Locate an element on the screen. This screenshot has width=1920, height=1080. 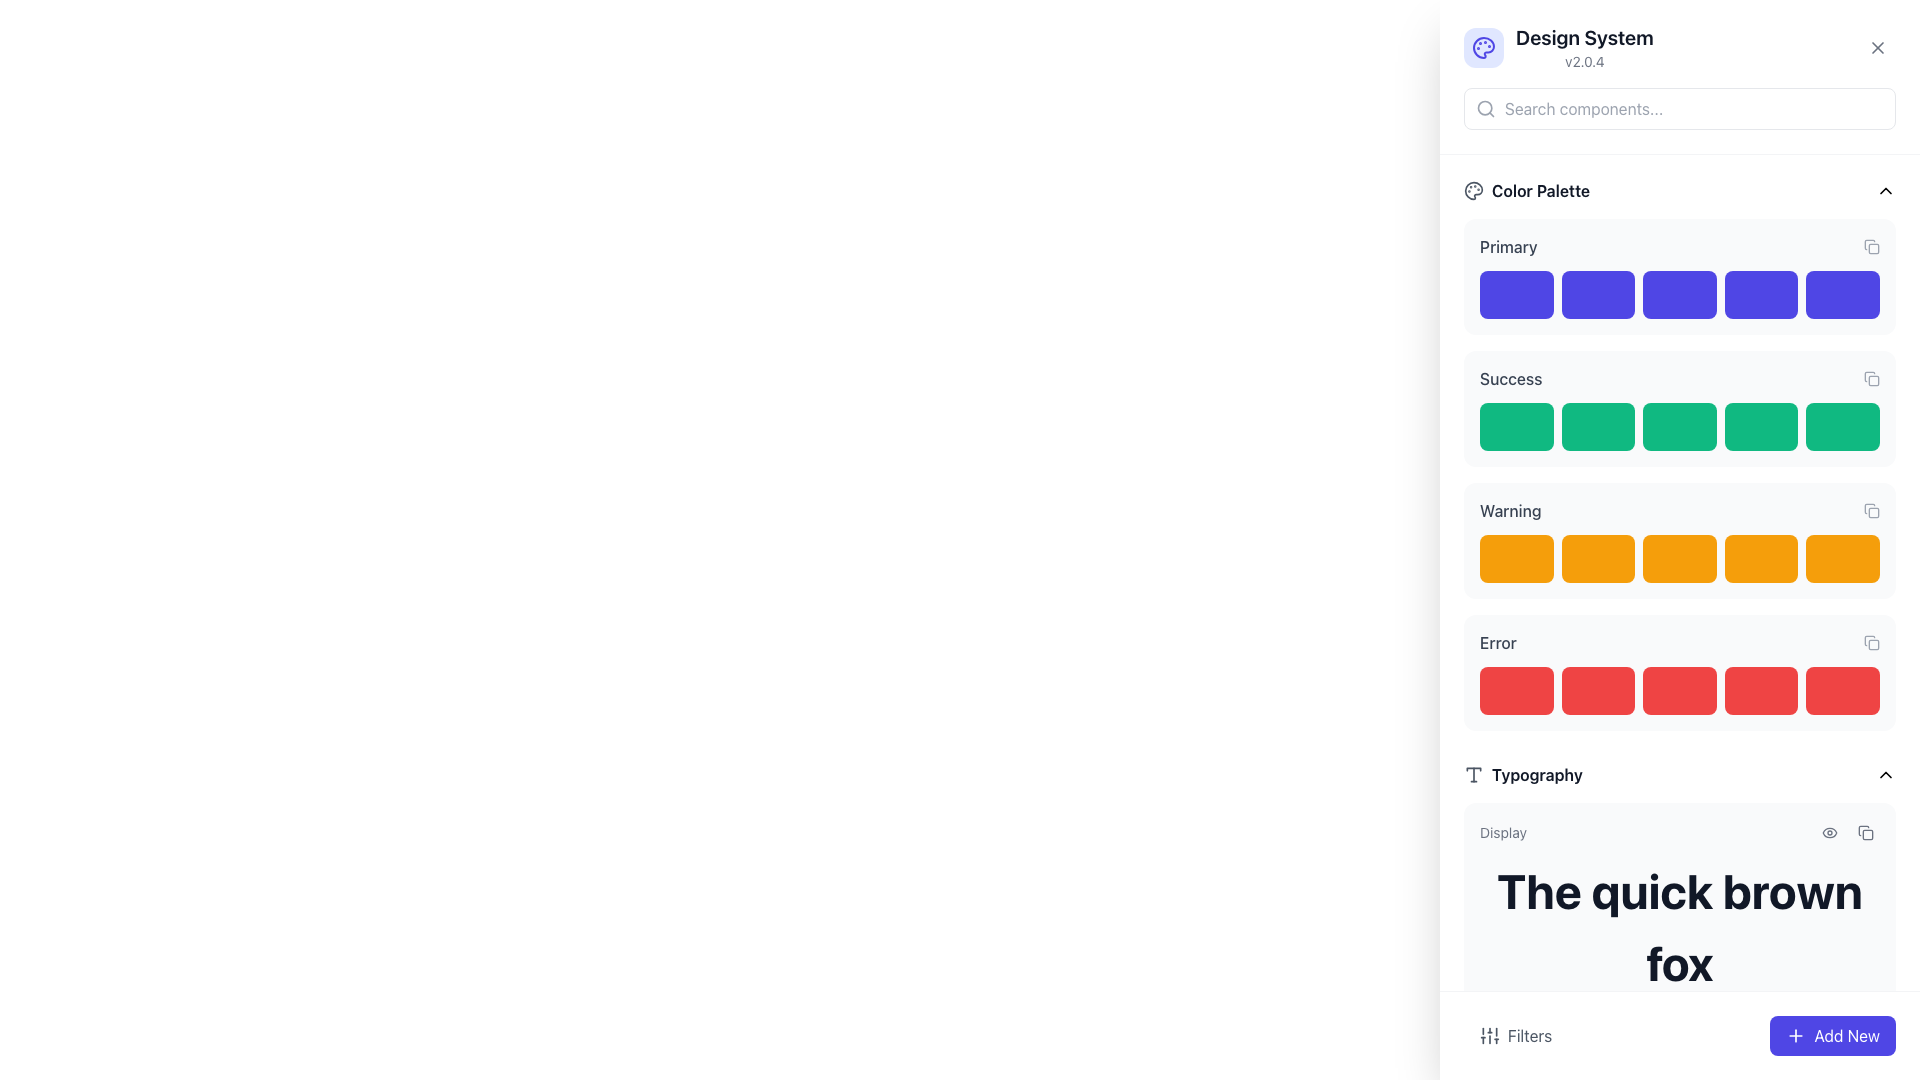
the orange rectangular button in the third position from the left within the 'Warning' section of the 'Color Palette' group to observe the hover effect is located at coordinates (1680, 540).